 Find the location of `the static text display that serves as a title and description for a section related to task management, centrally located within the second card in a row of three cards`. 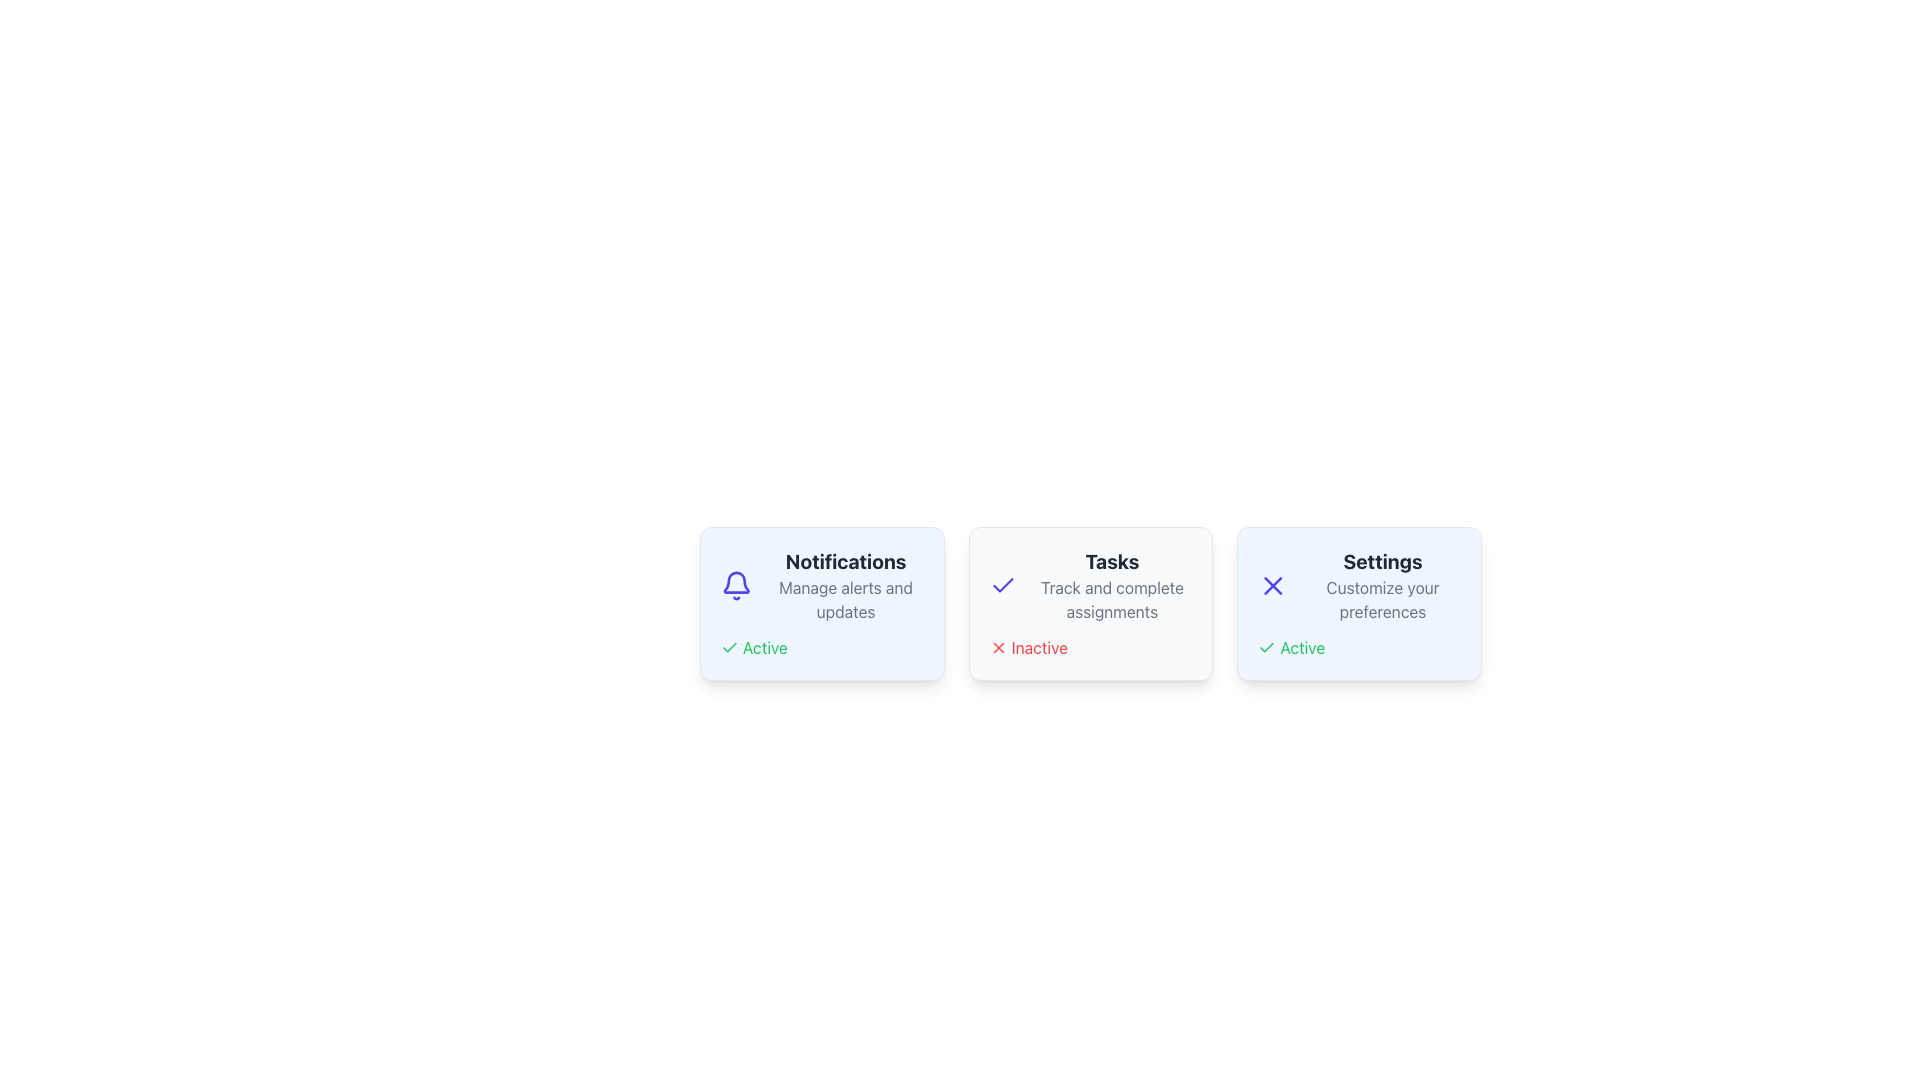

the static text display that serves as a title and description for a section related to task management, centrally located within the second card in a row of three cards is located at coordinates (1089, 585).